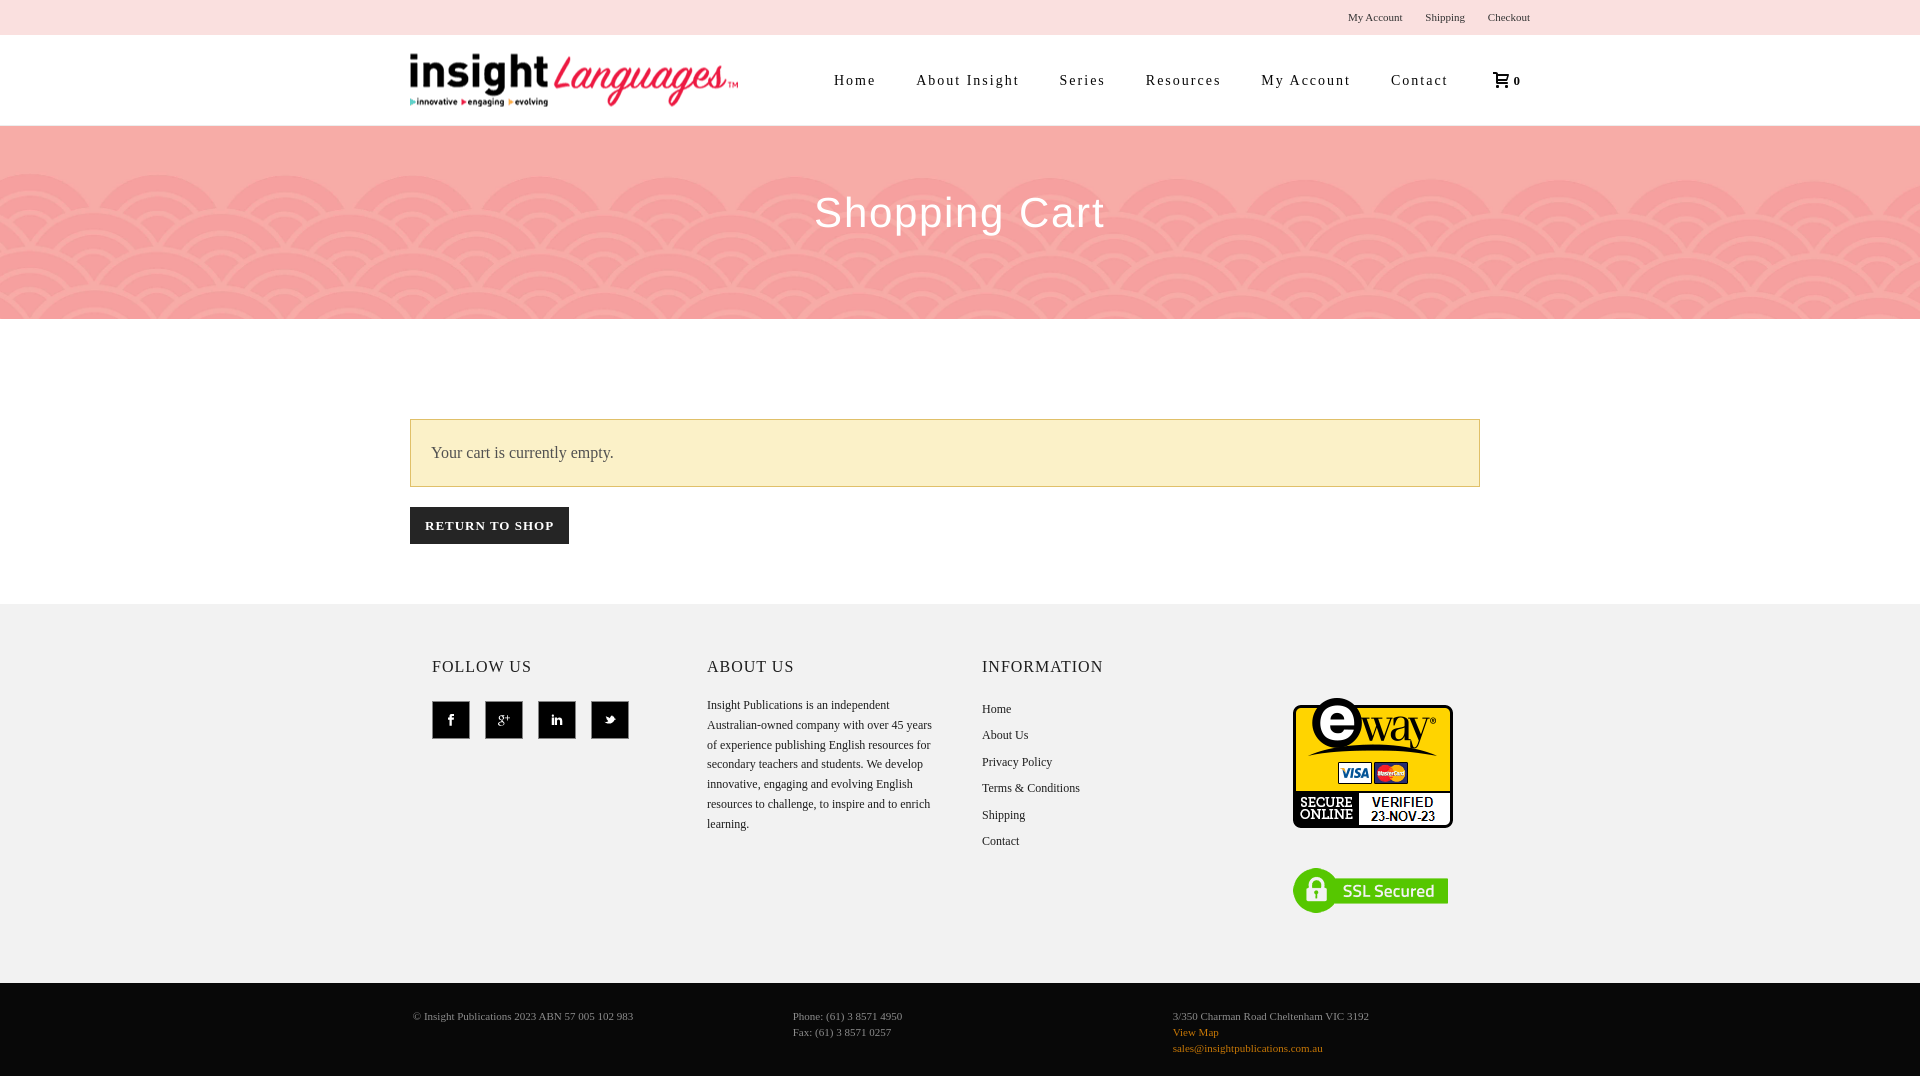  Describe the element at coordinates (895, 80) in the screenshot. I see `'About Insight'` at that location.